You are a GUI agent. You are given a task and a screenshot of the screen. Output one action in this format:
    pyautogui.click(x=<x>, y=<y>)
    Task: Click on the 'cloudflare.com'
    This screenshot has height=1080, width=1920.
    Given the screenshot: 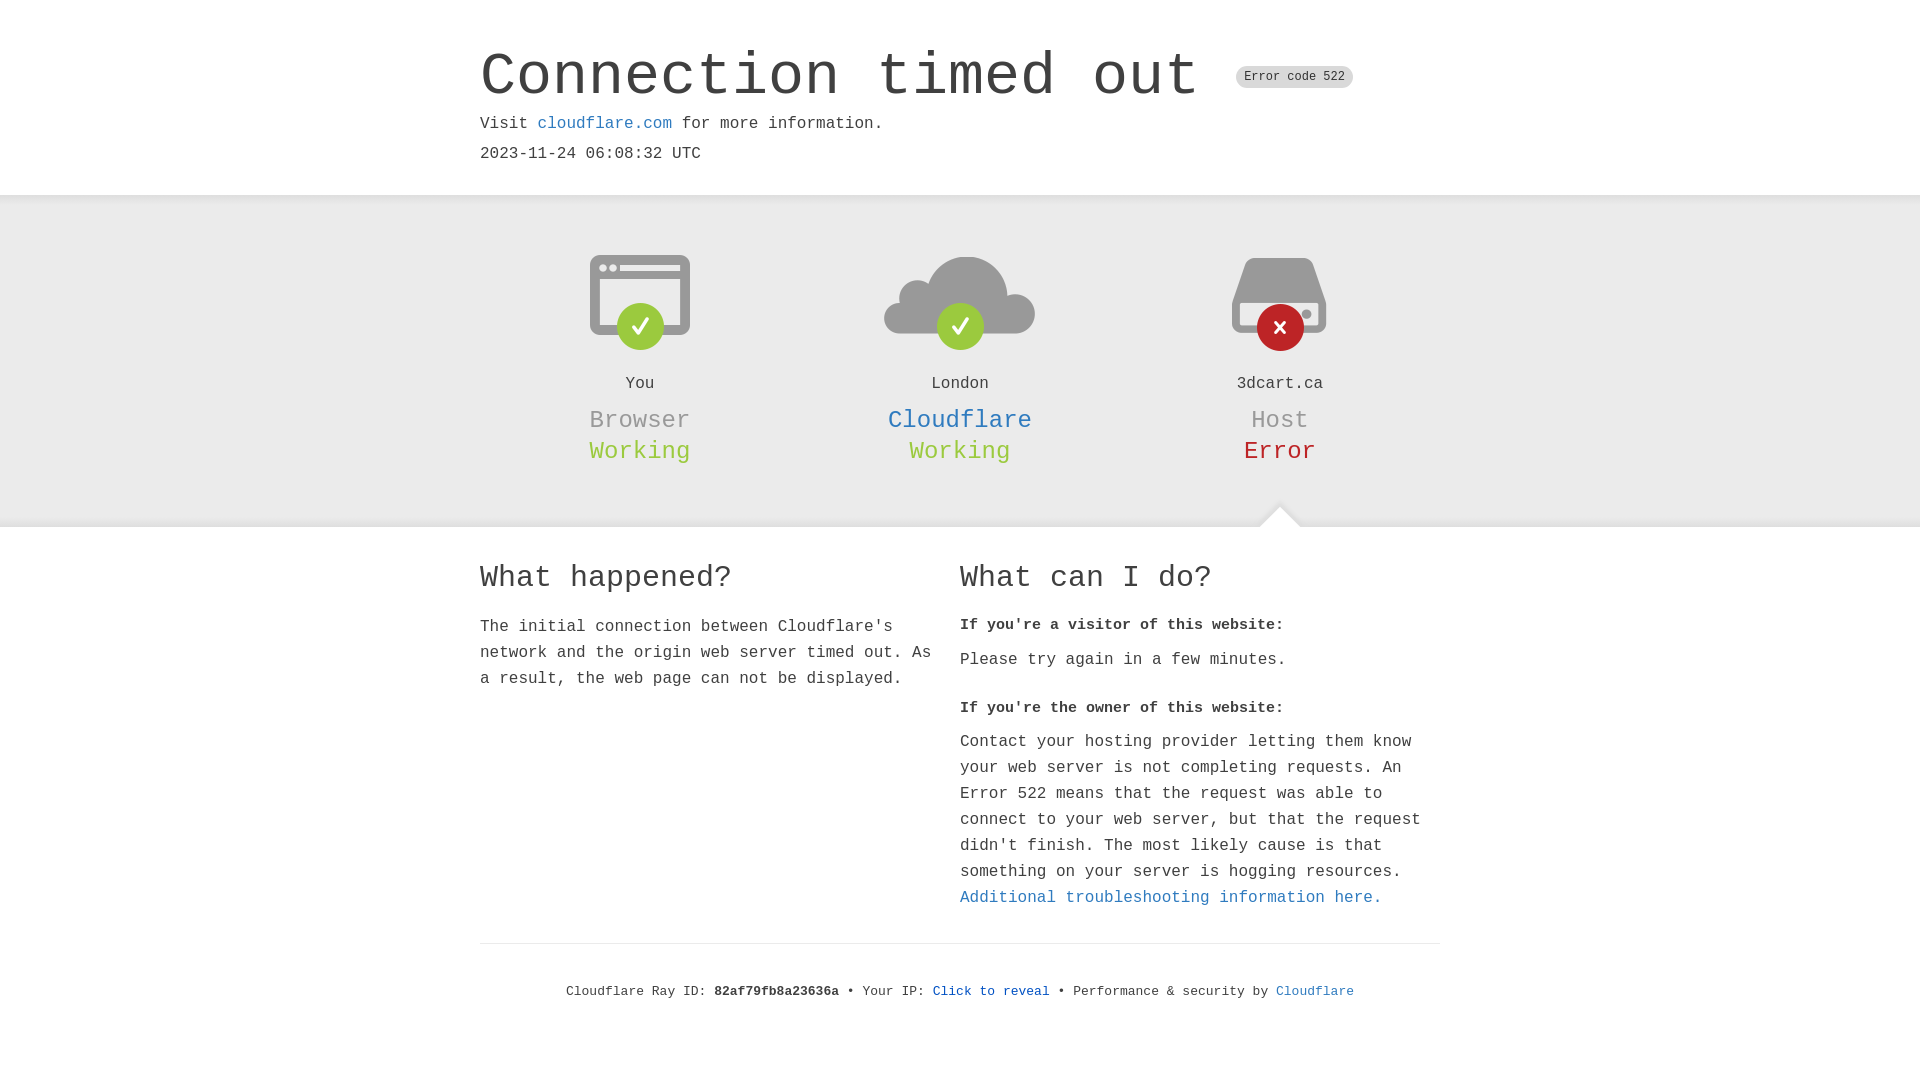 What is the action you would take?
    pyautogui.click(x=603, y=123)
    